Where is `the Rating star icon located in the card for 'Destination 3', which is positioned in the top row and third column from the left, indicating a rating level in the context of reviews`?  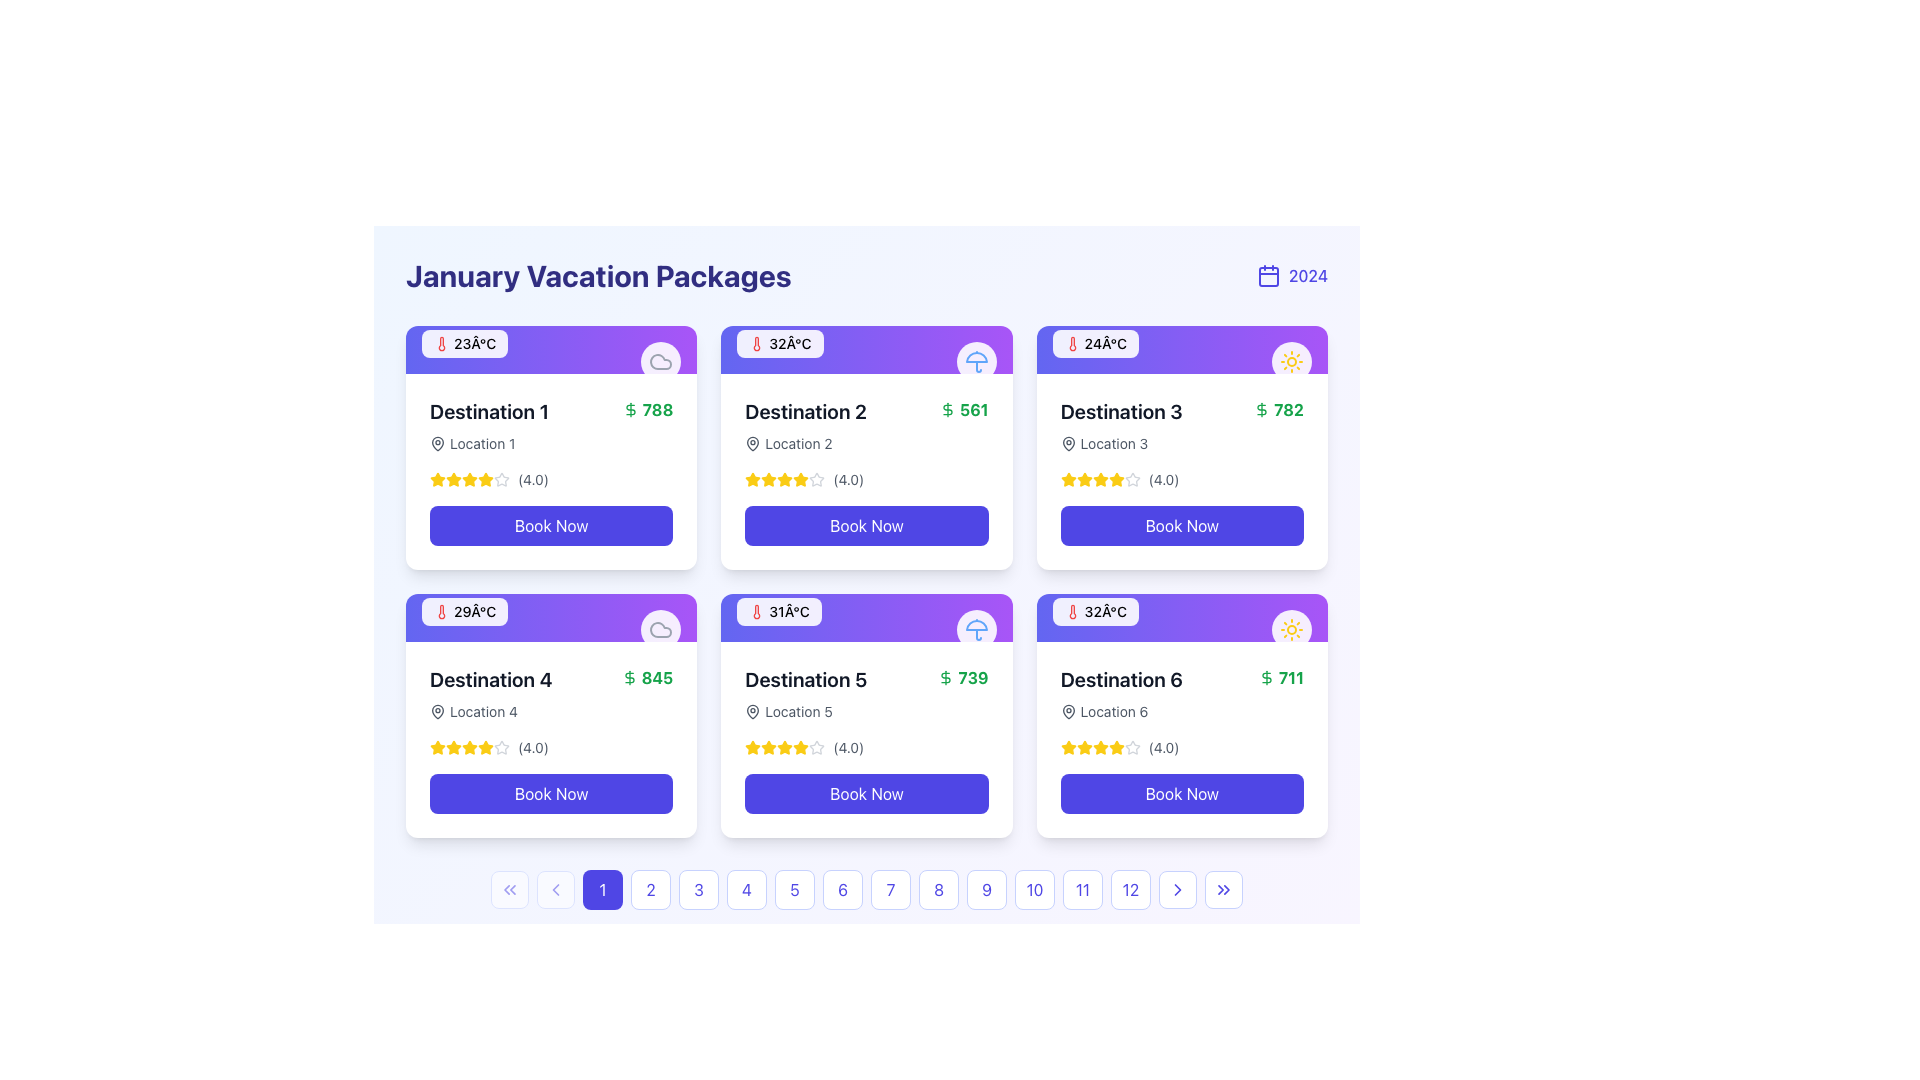 the Rating star icon located in the card for 'Destination 3', which is positioned in the top row and third column from the left, indicating a rating level in the context of reviews is located at coordinates (1083, 479).